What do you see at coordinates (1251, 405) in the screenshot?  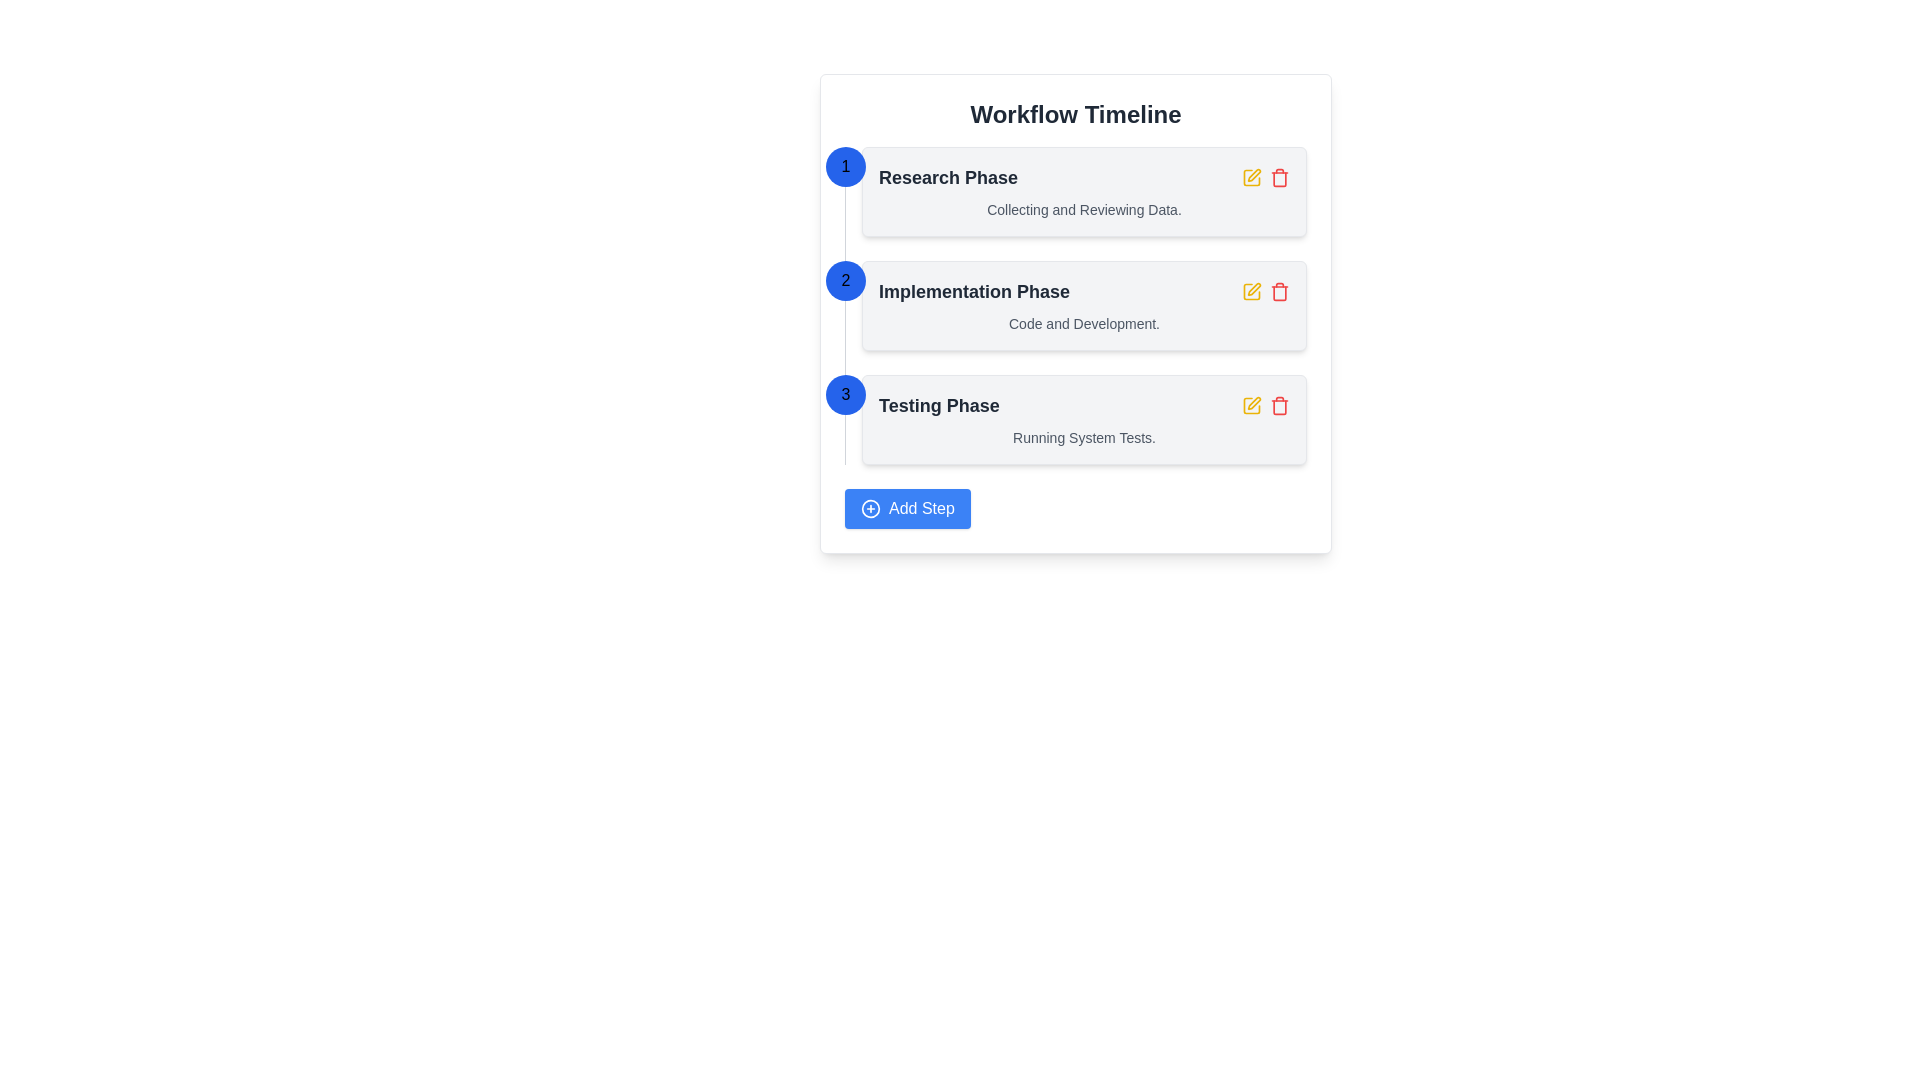 I see `the edit button located to the right of the 'Testing Phase' row in the Workflow Timeline` at bounding box center [1251, 405].